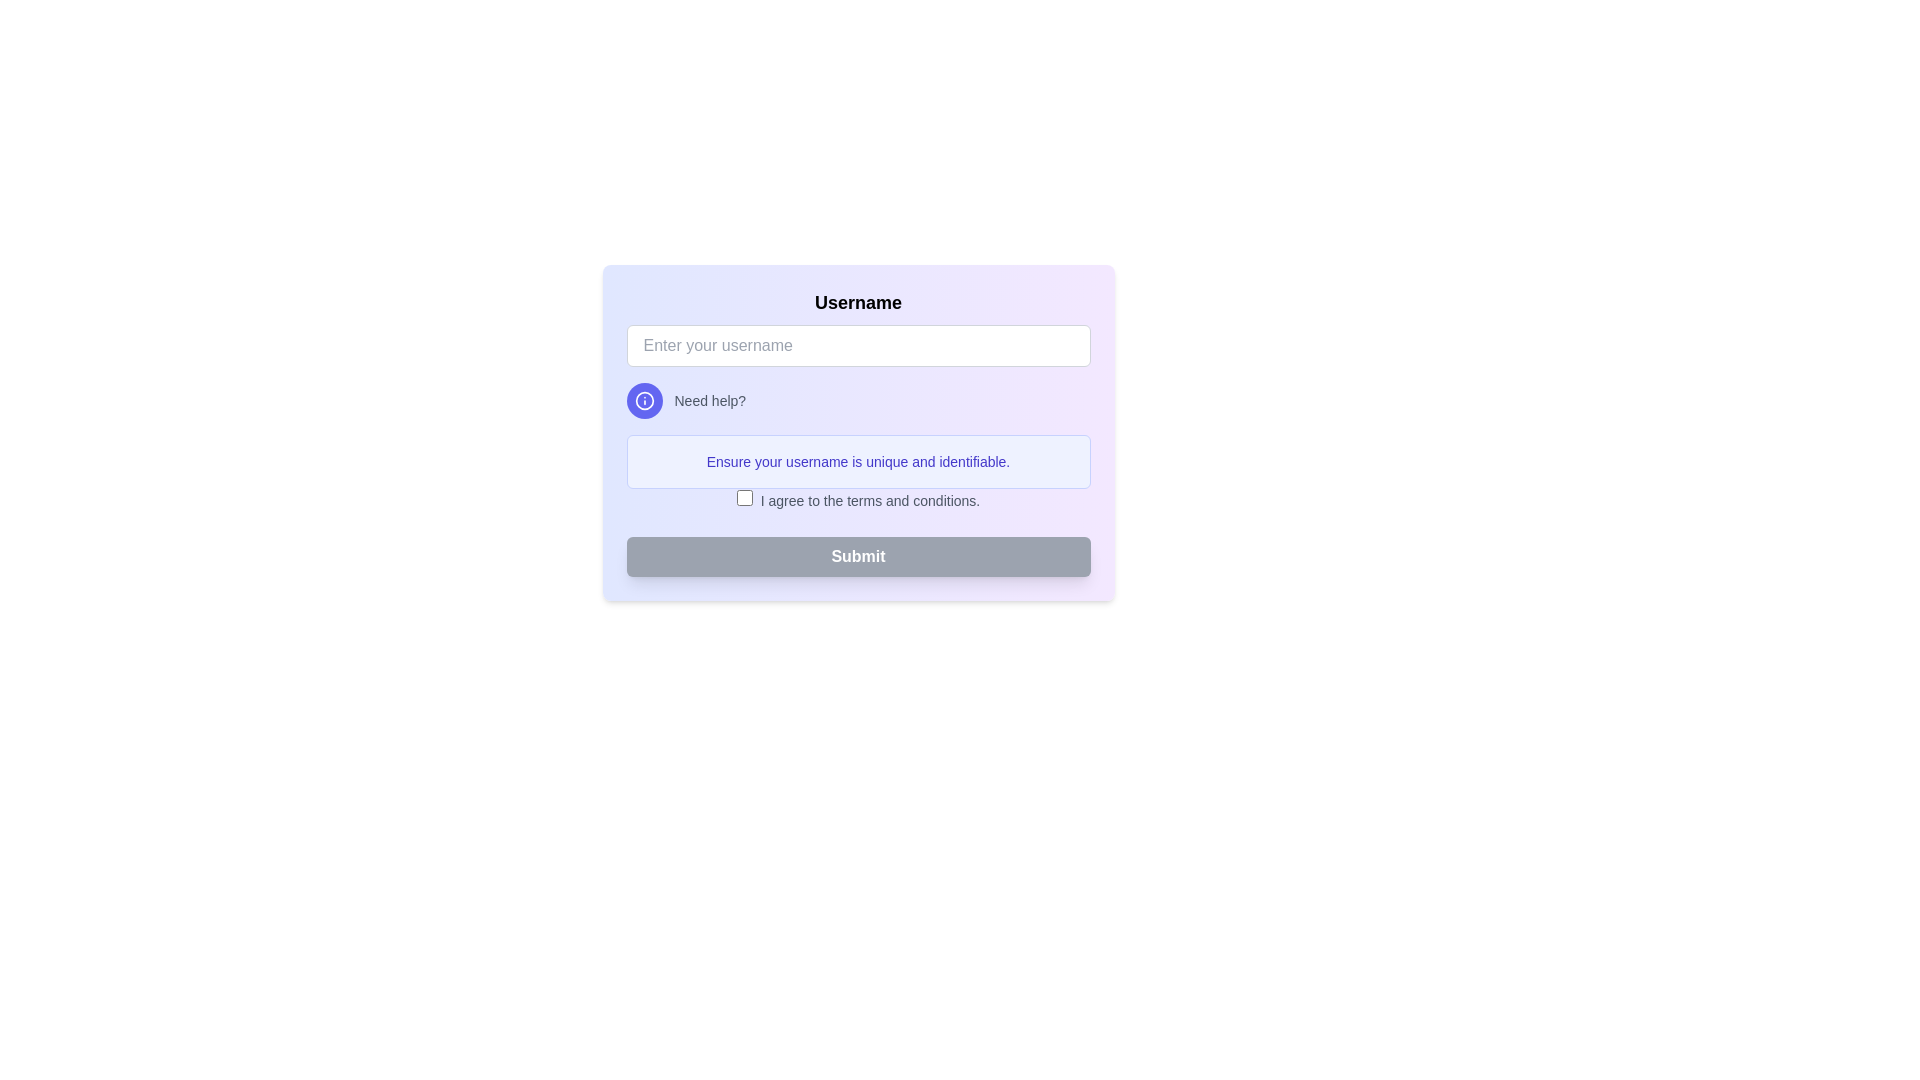 This screenshot has height=1080, width=1920. What do you see at coordinates (858, 303) in the screenshot?
I see `the bold, black-label text 'Username' which is positioned above the username input field` at bounding box center [858, 303].